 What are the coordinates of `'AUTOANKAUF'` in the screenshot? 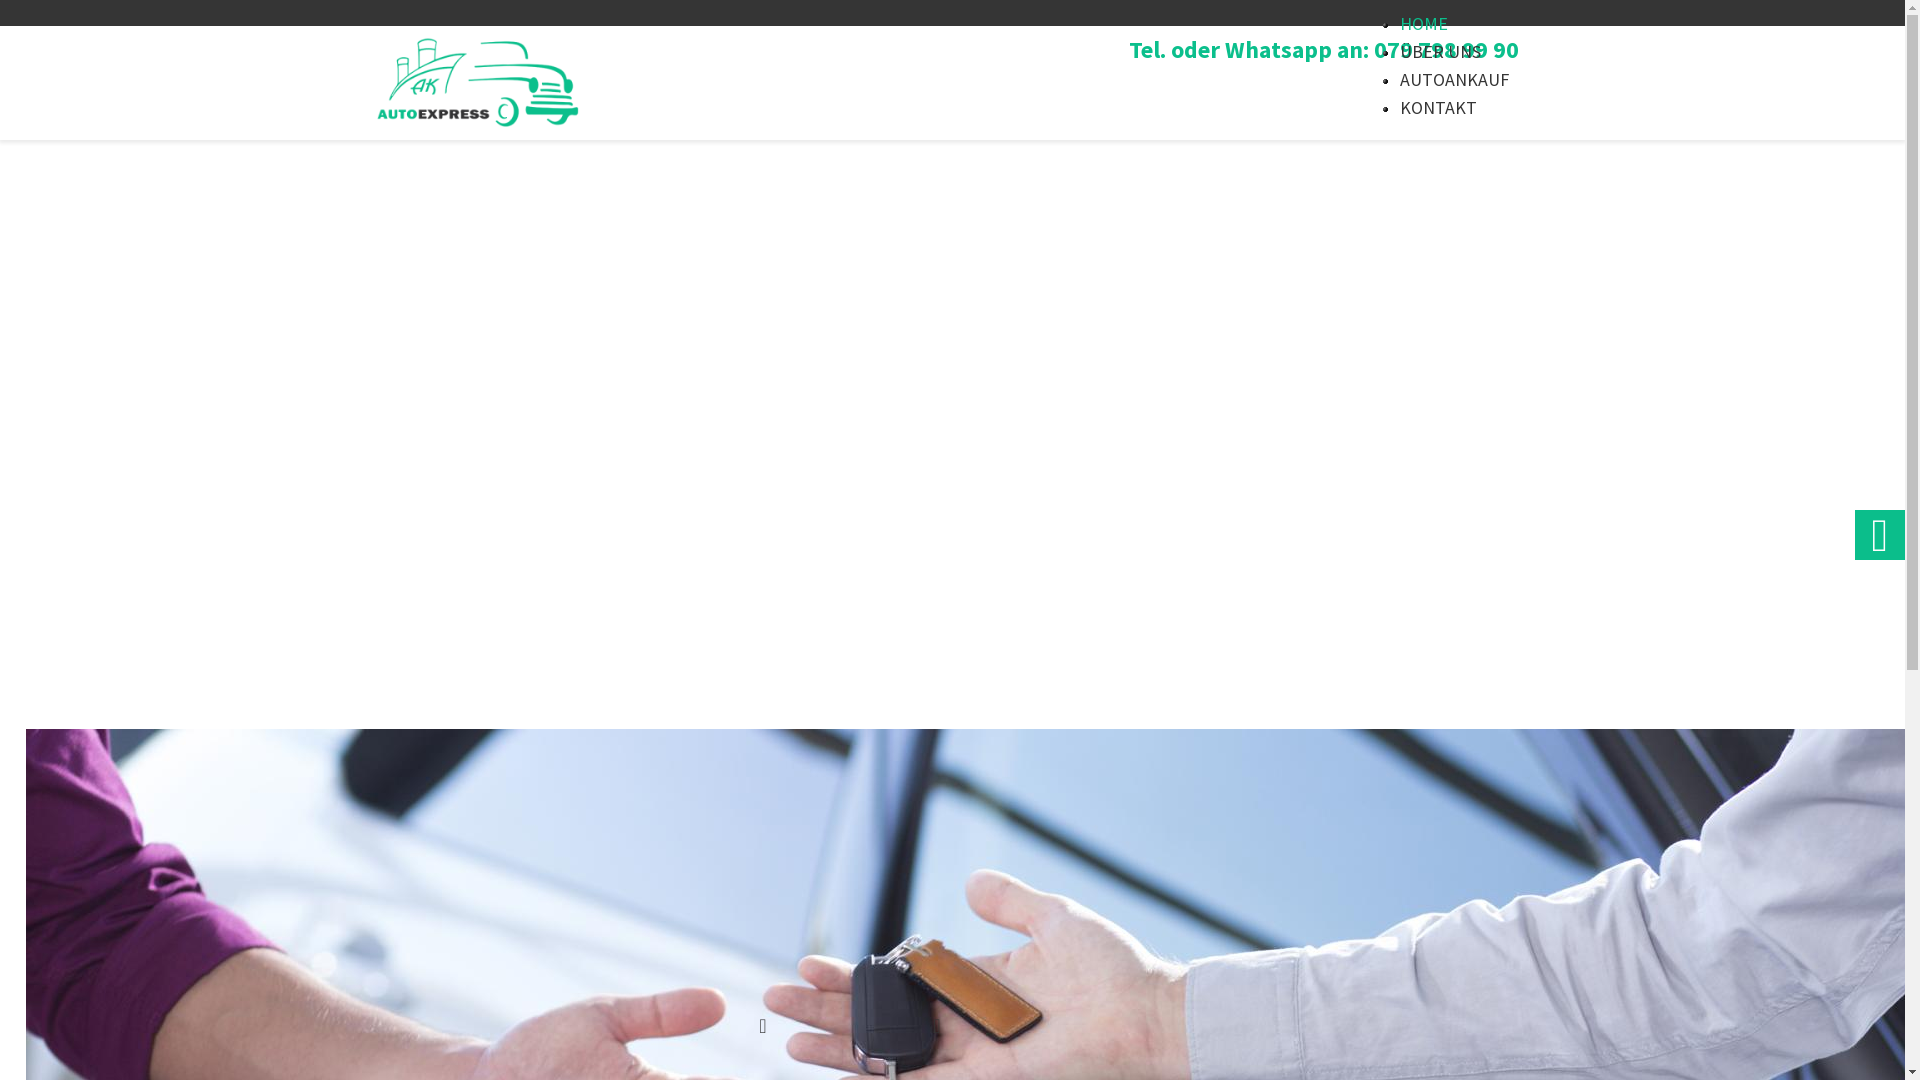 It's located at (1454, 78).